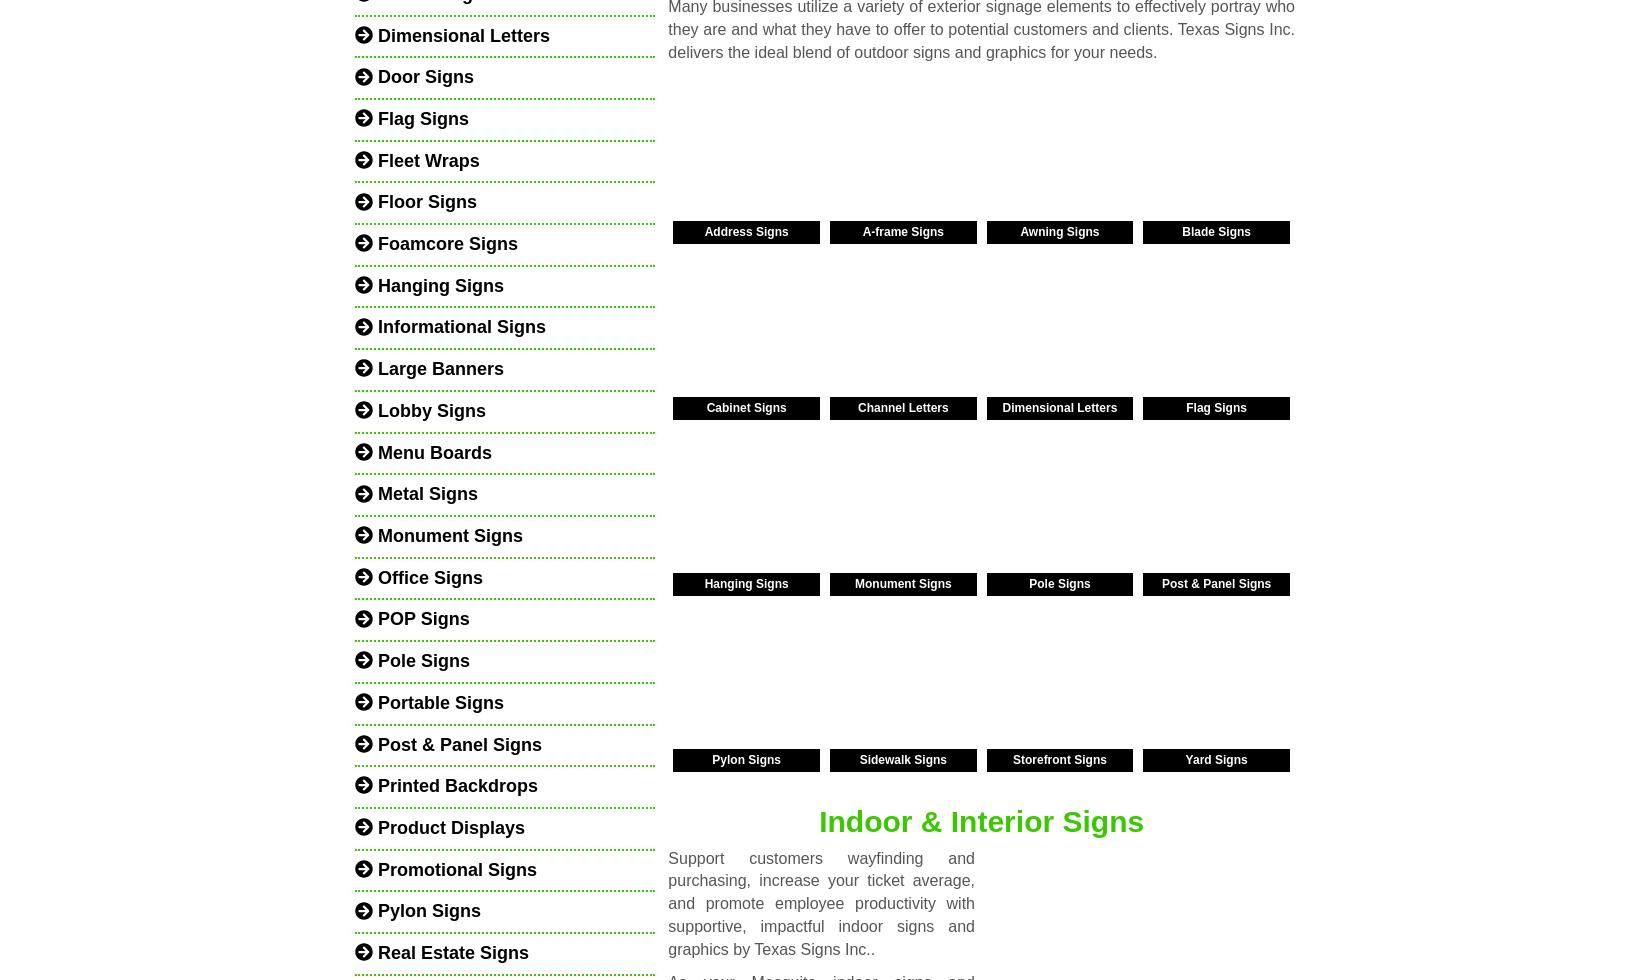  Describe the element at coordinates (454, 868) in the screenshot. I see `'Promotional Signs'` at that location.